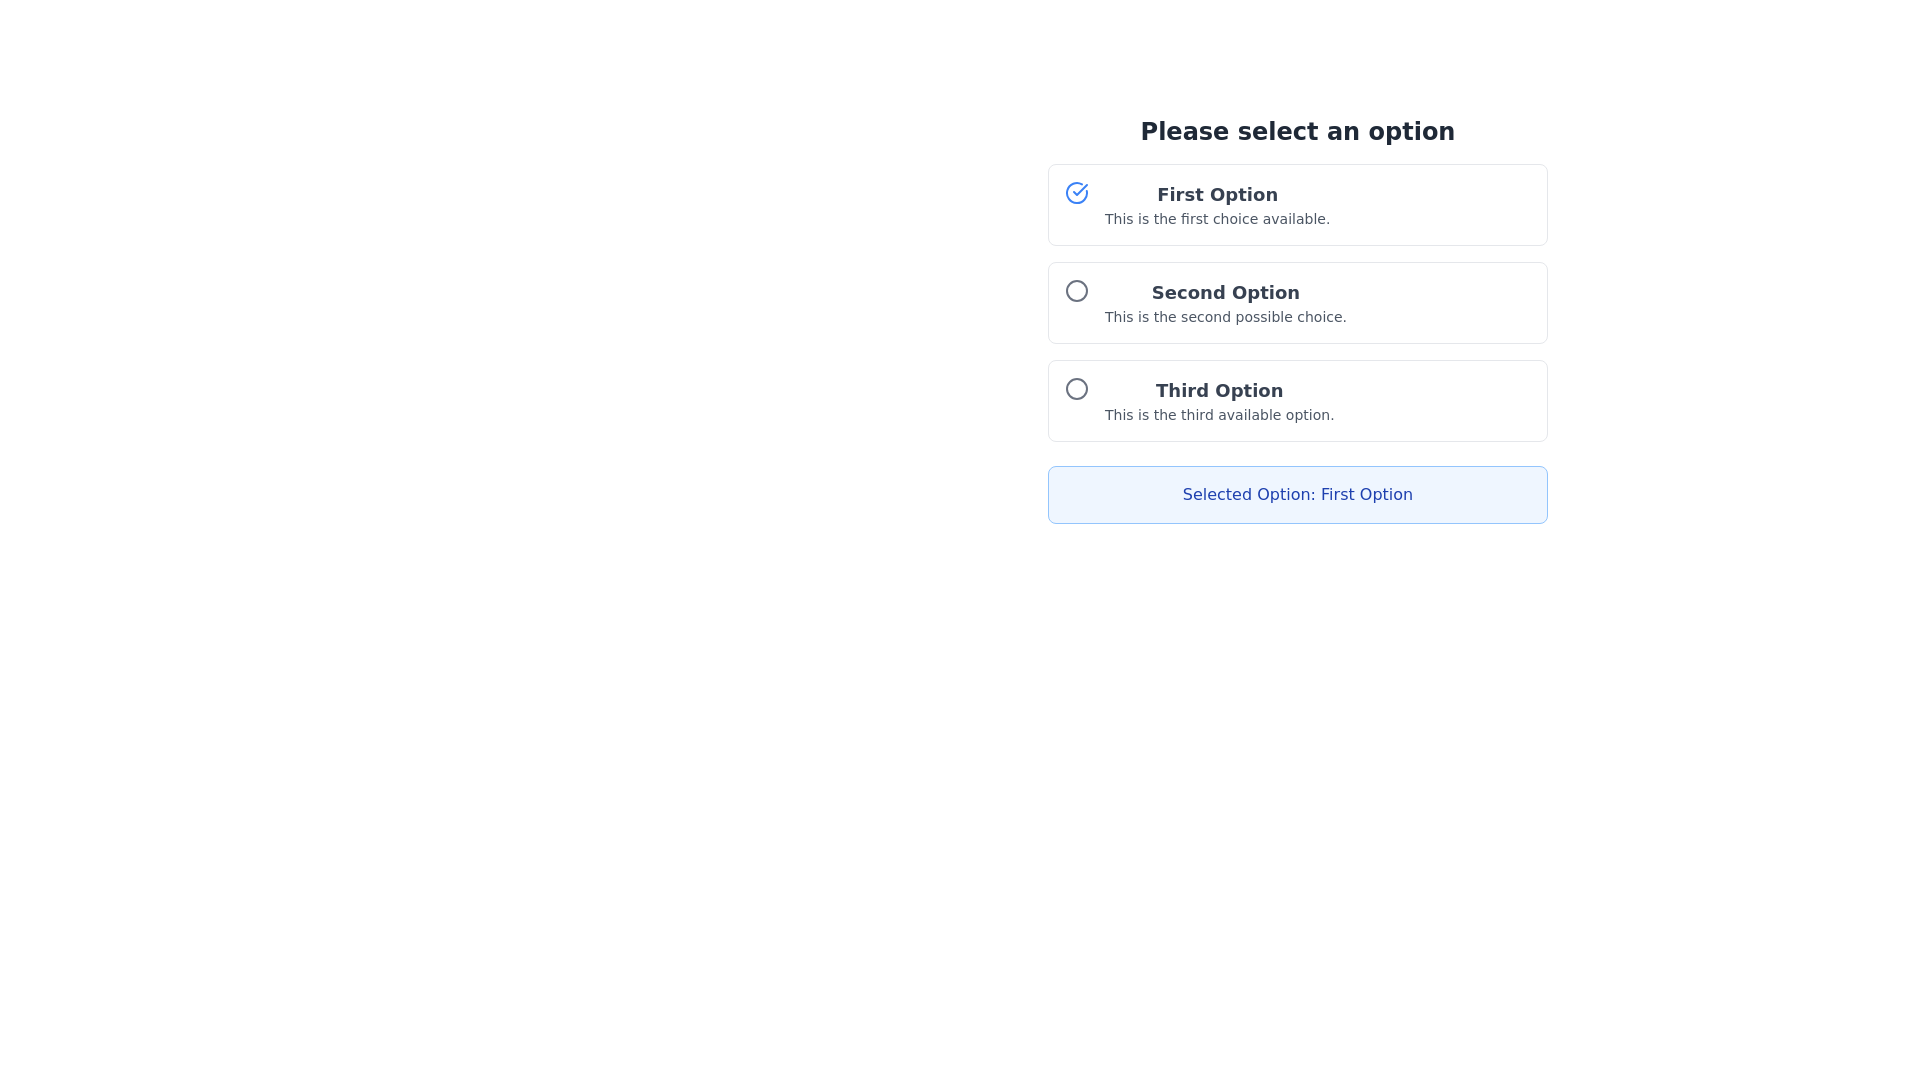  I want to click on the 'Second Option' radio button, which is styled as a selection option with a circular icon and bold text, so click(1297, 303).